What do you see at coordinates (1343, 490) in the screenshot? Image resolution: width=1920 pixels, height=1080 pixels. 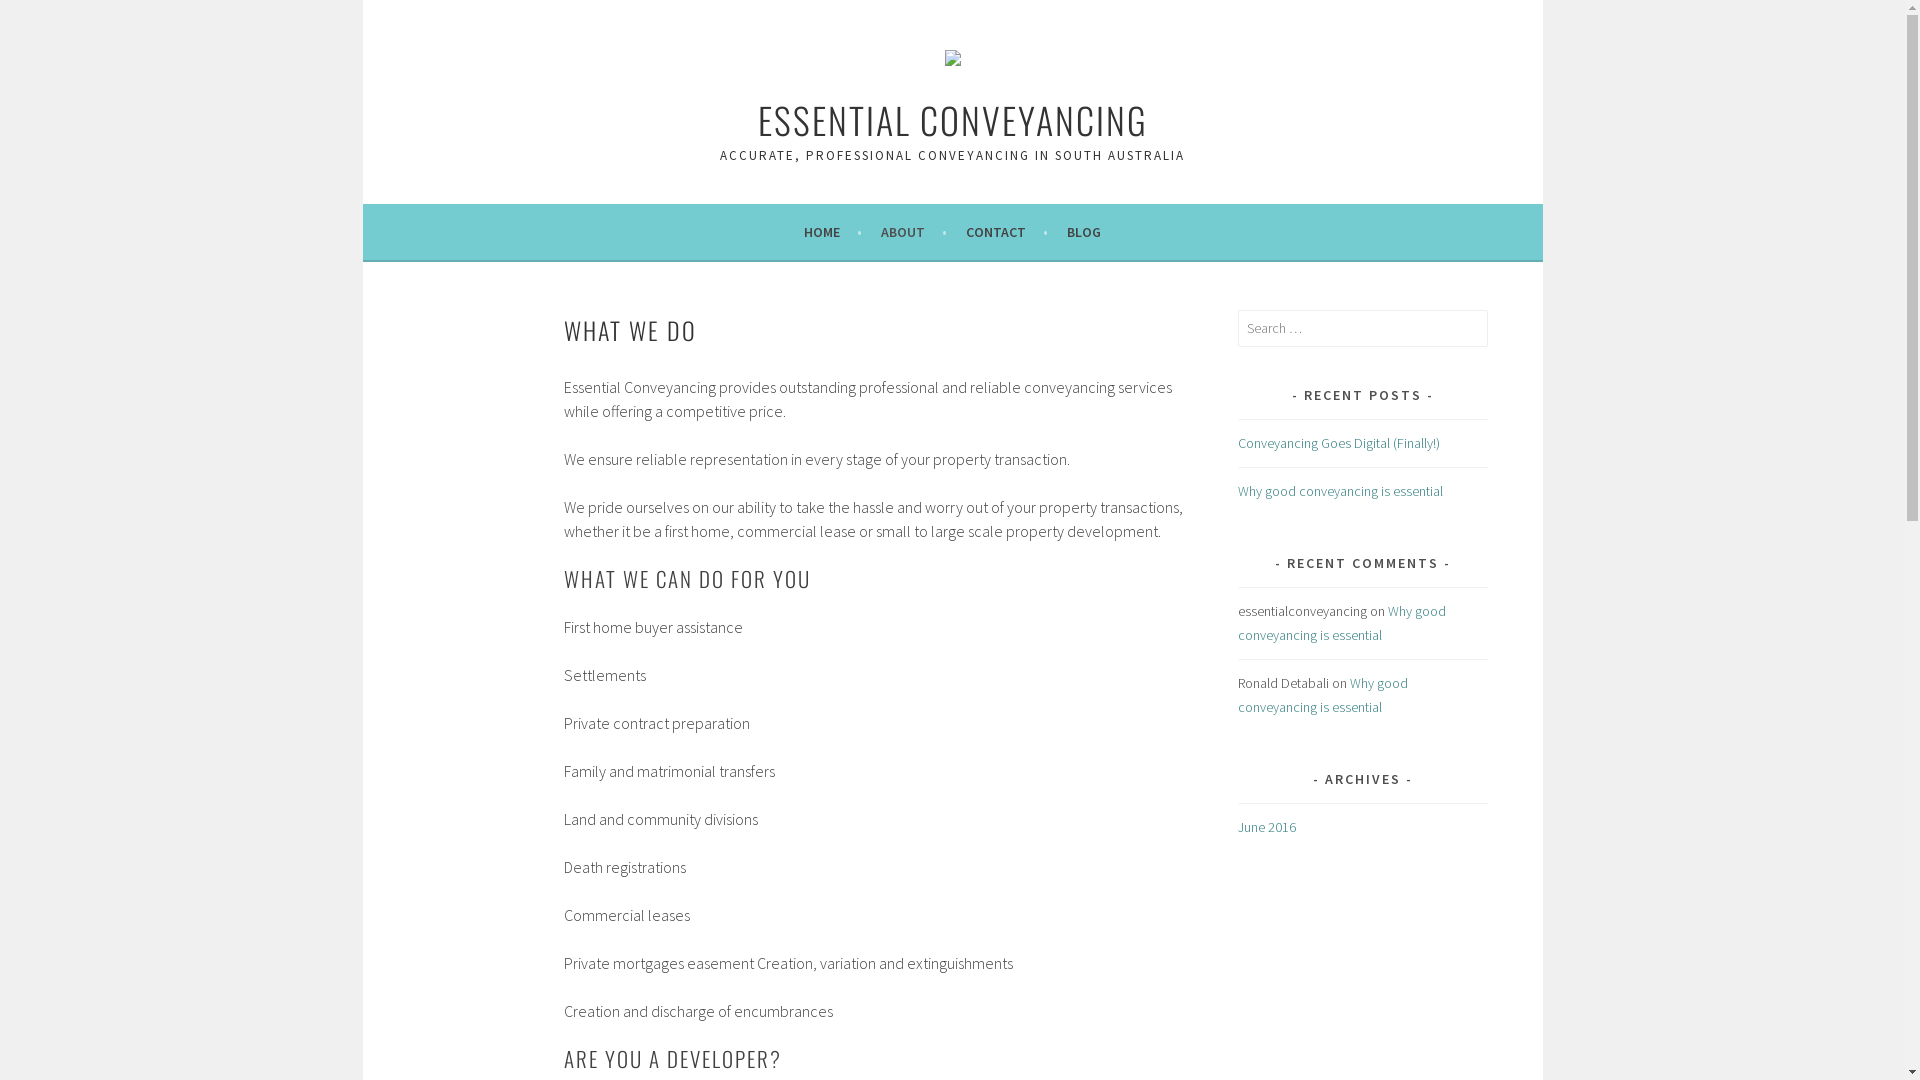 I see `'Why good conveyancing is essential  '` at bounding box center [1343, 490].